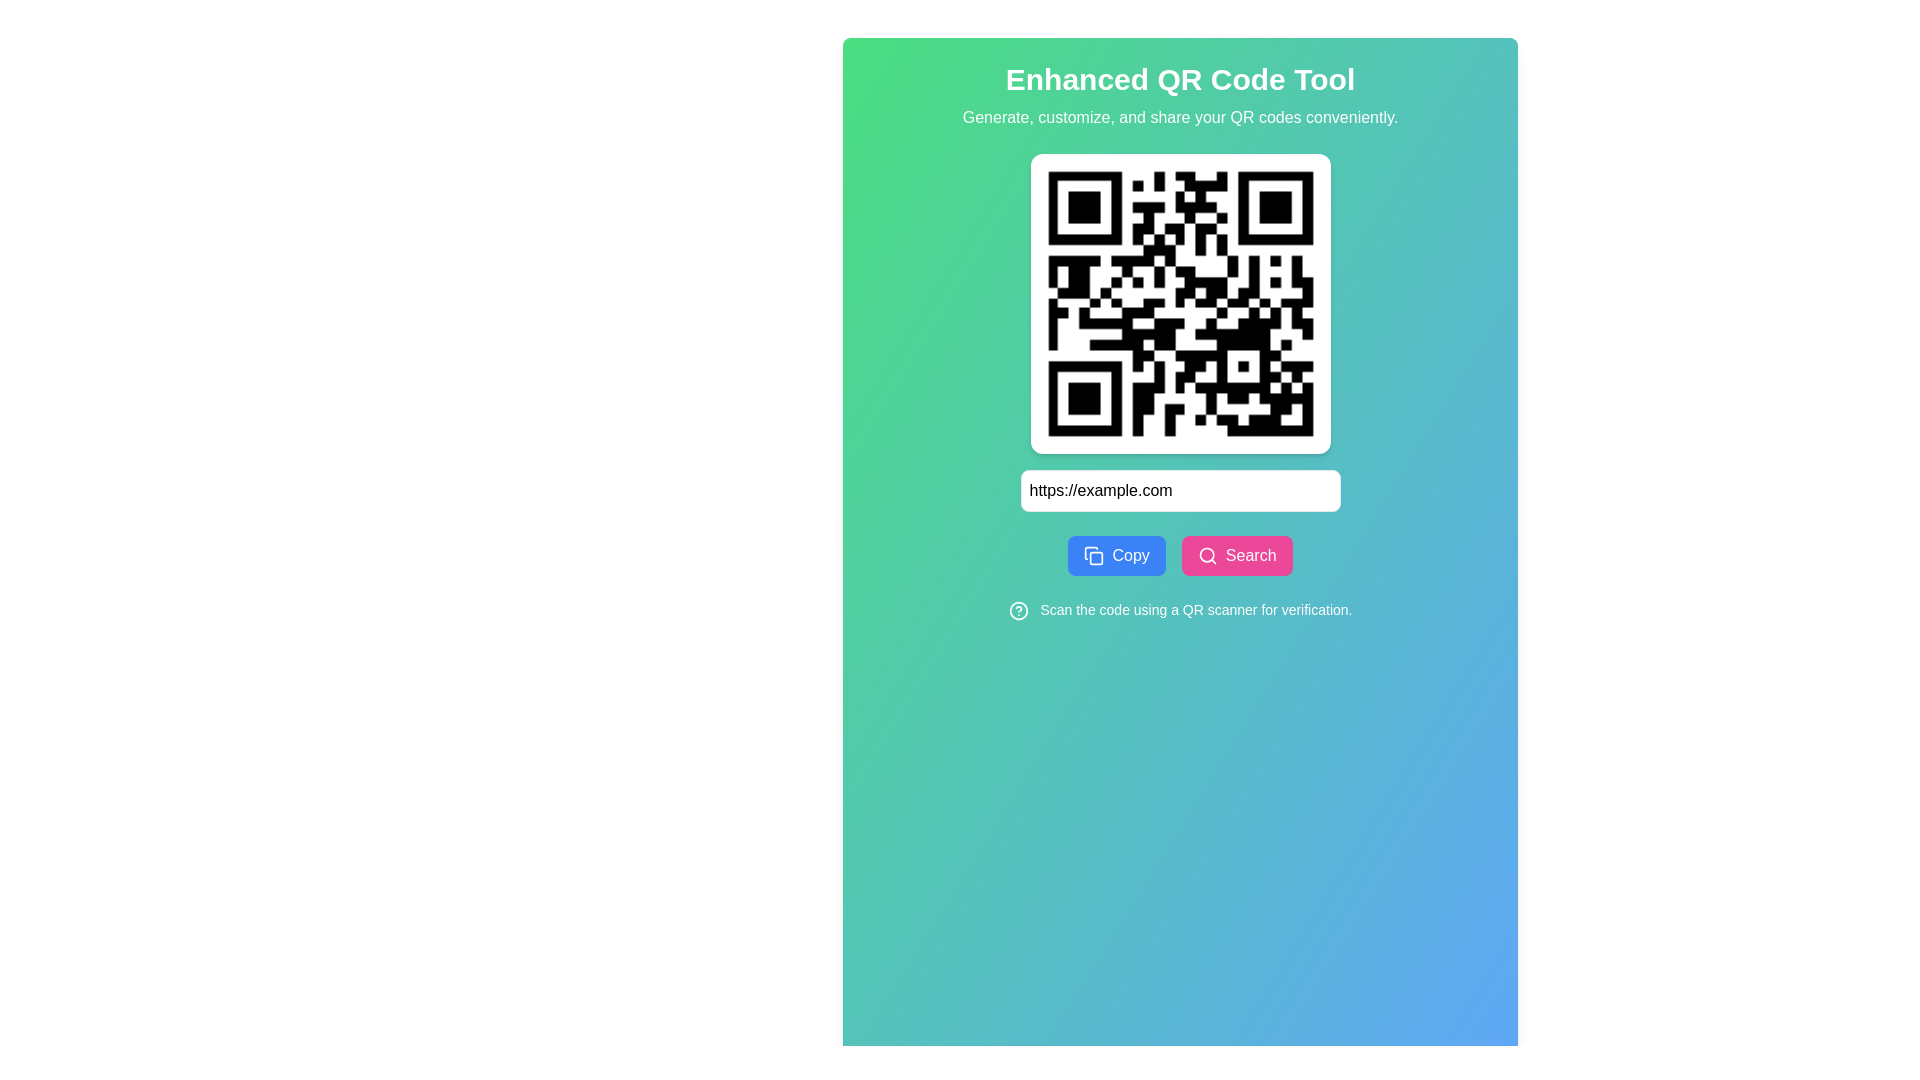  What do you see at coordinates (1180, 609) in the screenshot?
I see `the text label component that reads 'Scan the code using a QR scanner for verification,' located at the bottom center of the interface, beneath the 'Copy' and 'Search' buttons` at bounding box center [1180, 609].